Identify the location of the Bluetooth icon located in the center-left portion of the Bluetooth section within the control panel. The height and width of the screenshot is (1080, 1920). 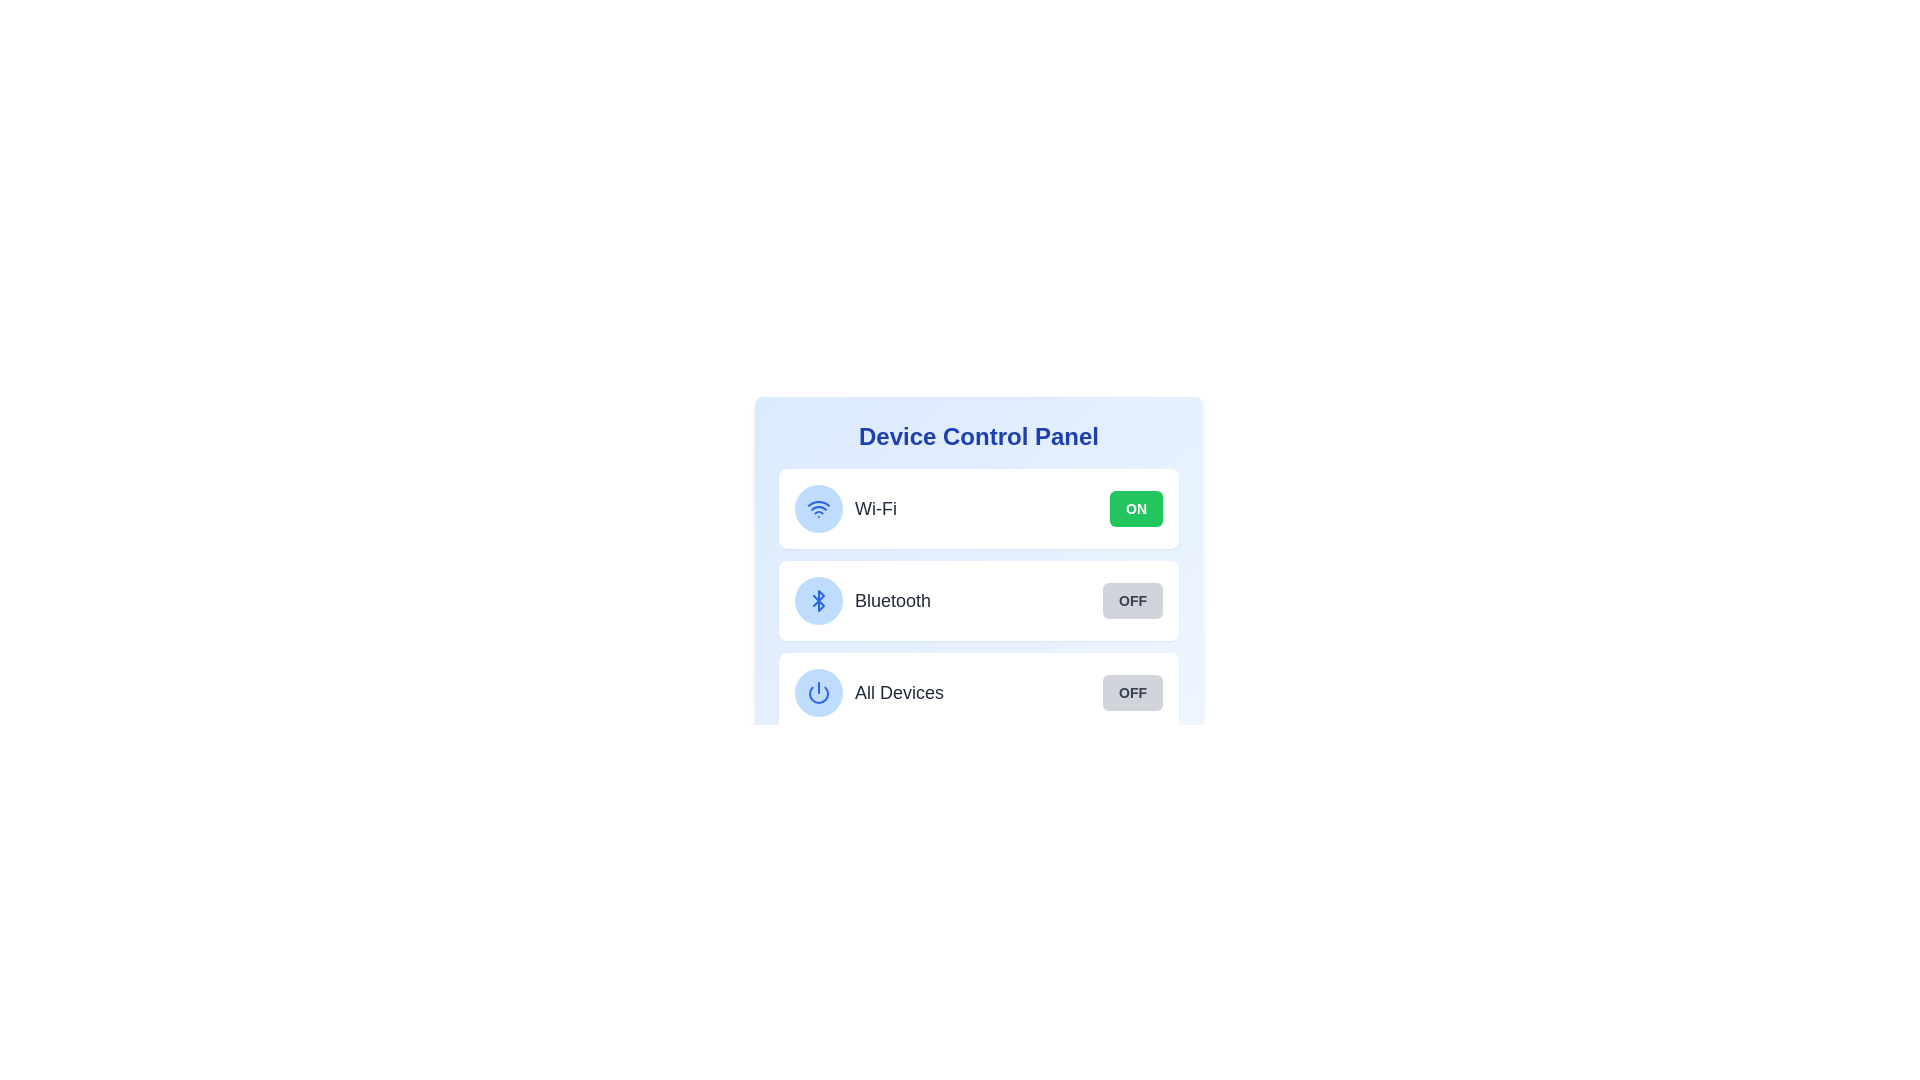
(819, 600).